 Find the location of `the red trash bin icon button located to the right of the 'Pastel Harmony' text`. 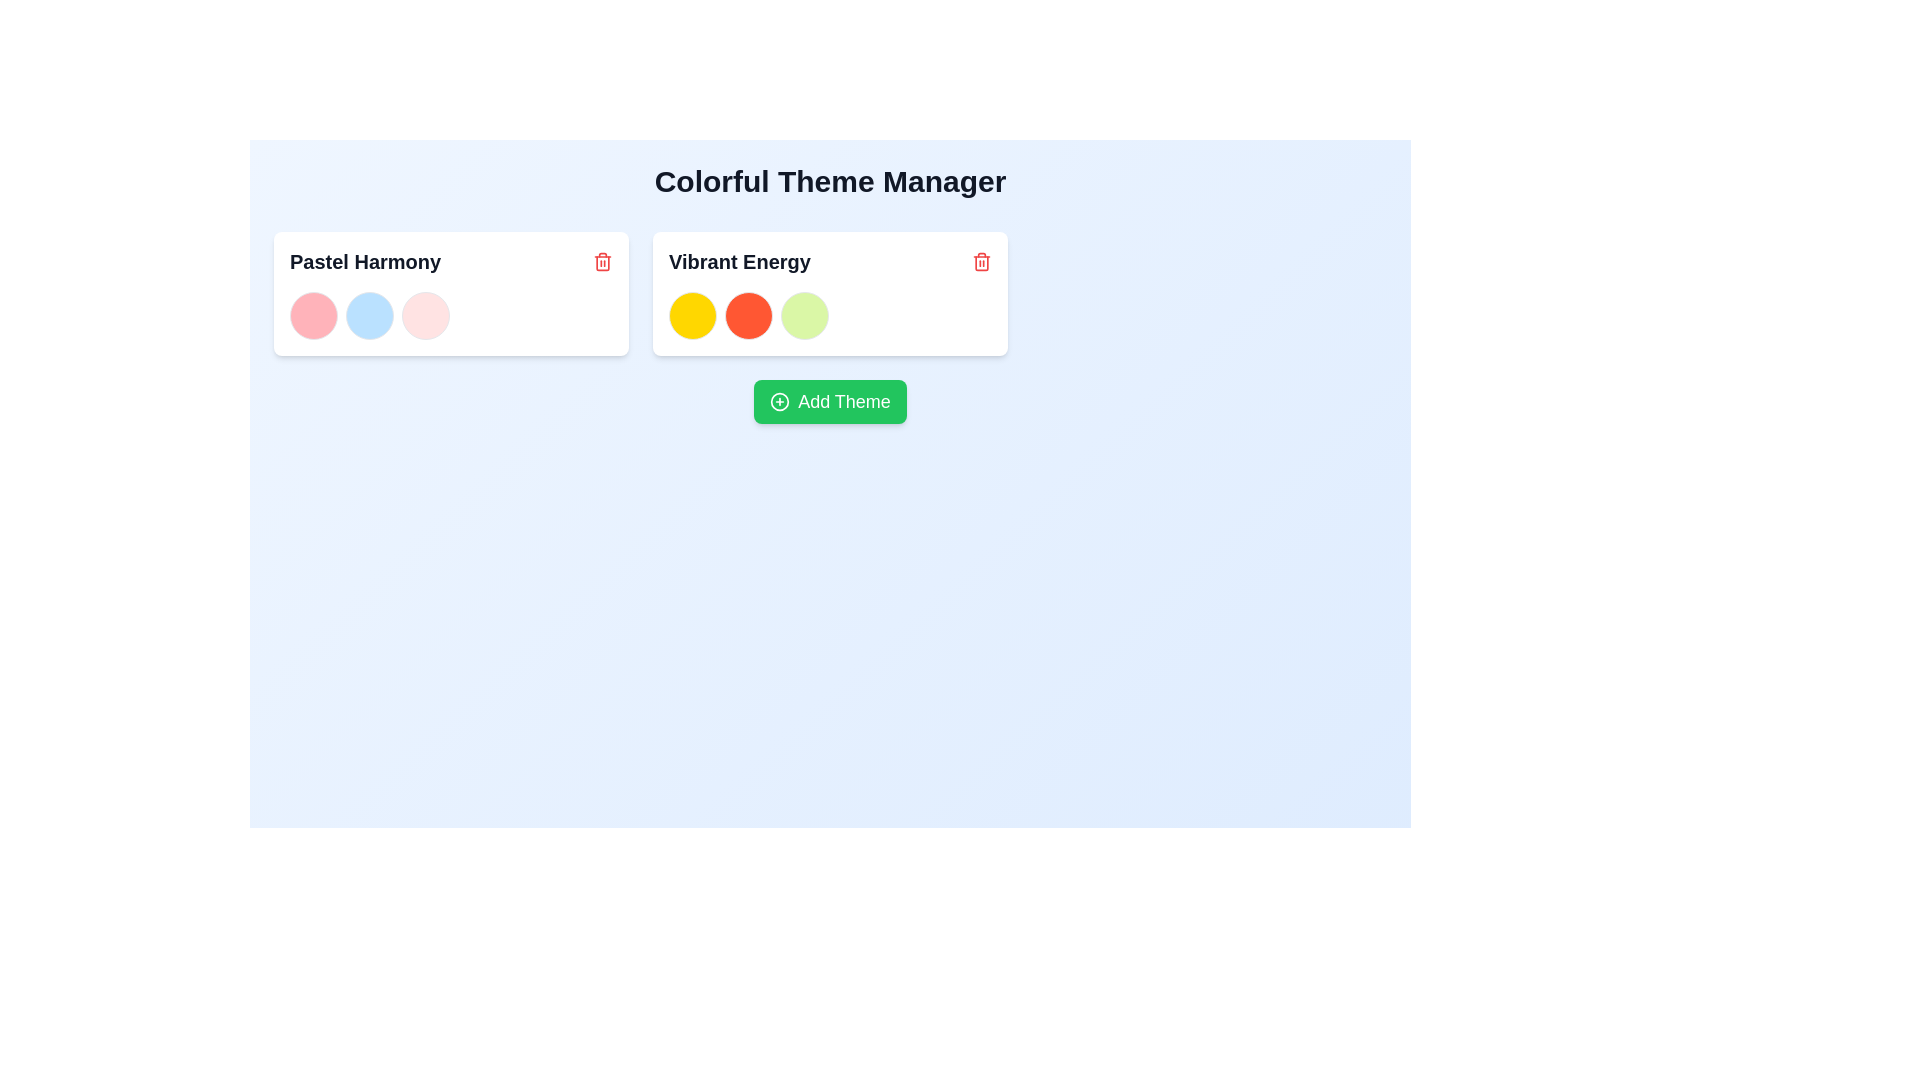

the red trash bin icon button located to the right of the 'Pastel Harmony' text is located at coordinates (602, 261).